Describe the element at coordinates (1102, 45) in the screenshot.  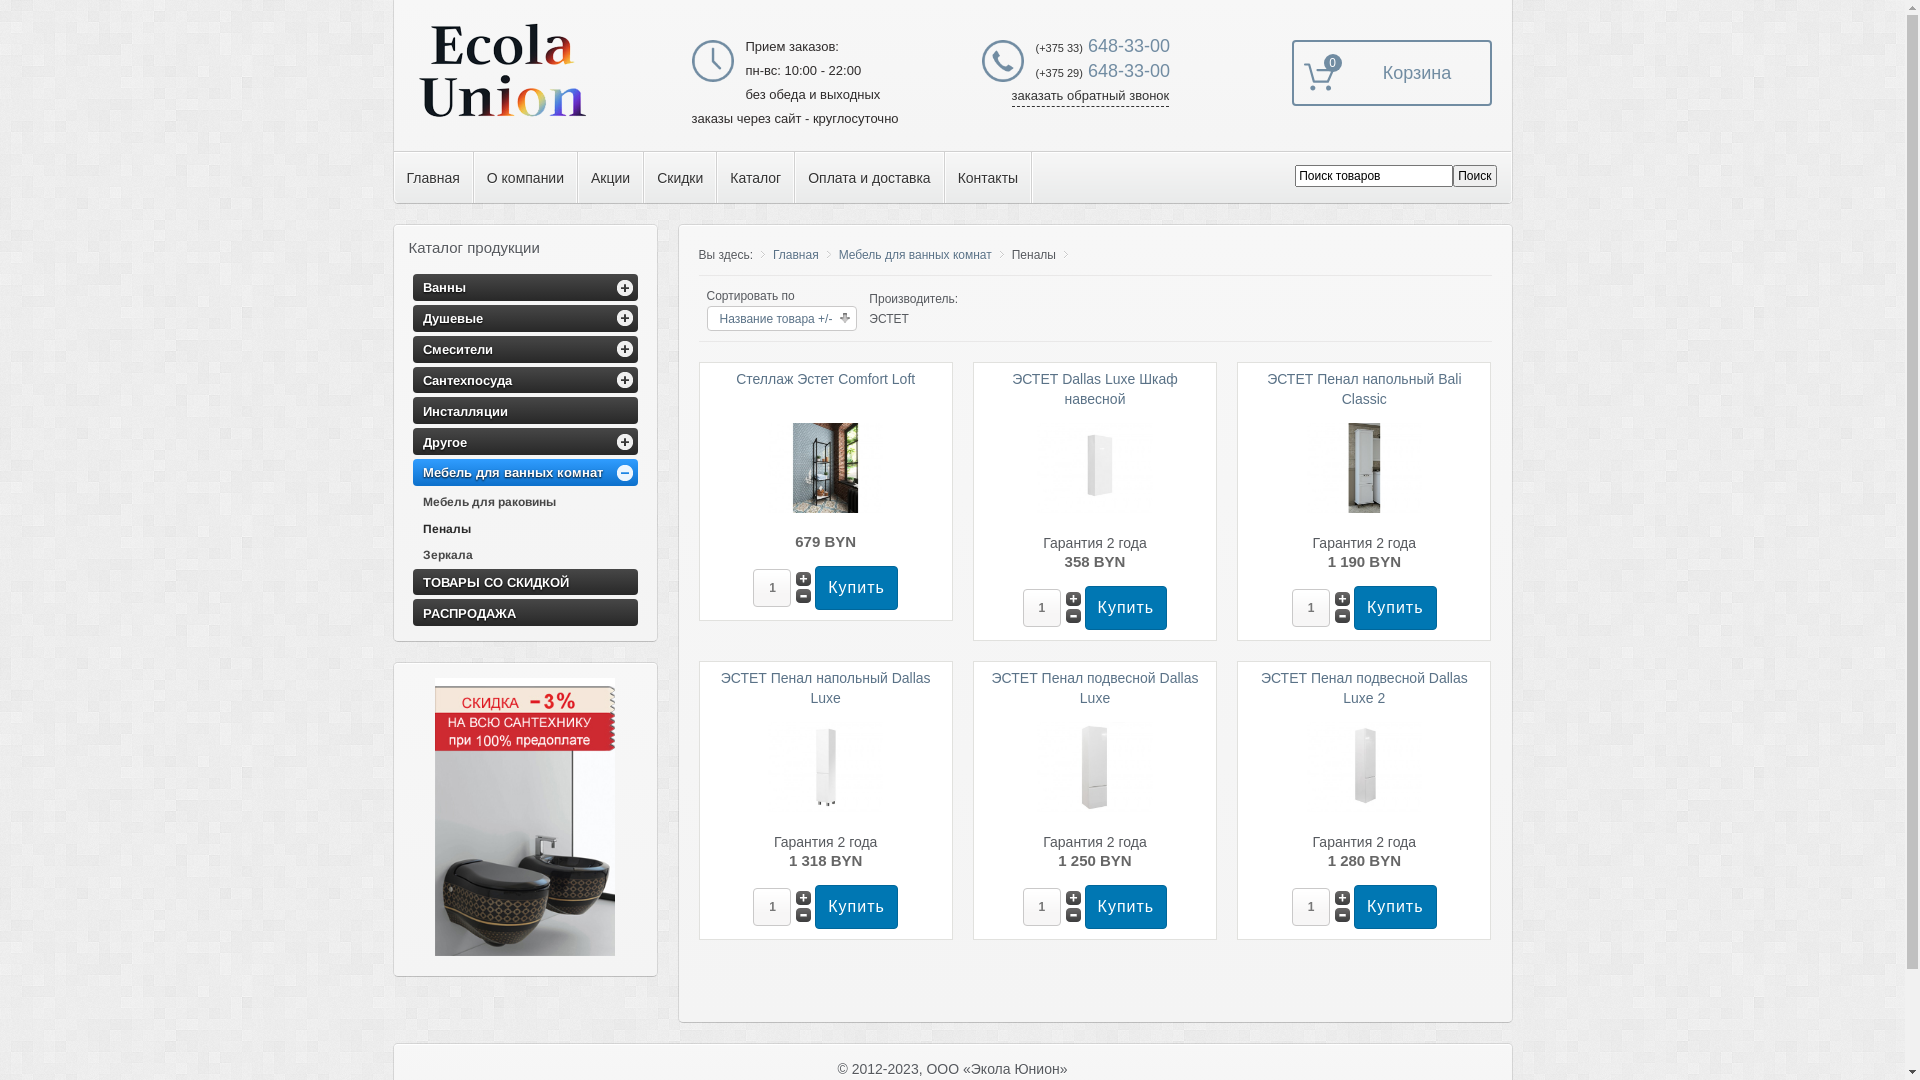
I see `'(+375 33) 648-33-00'` at that location.